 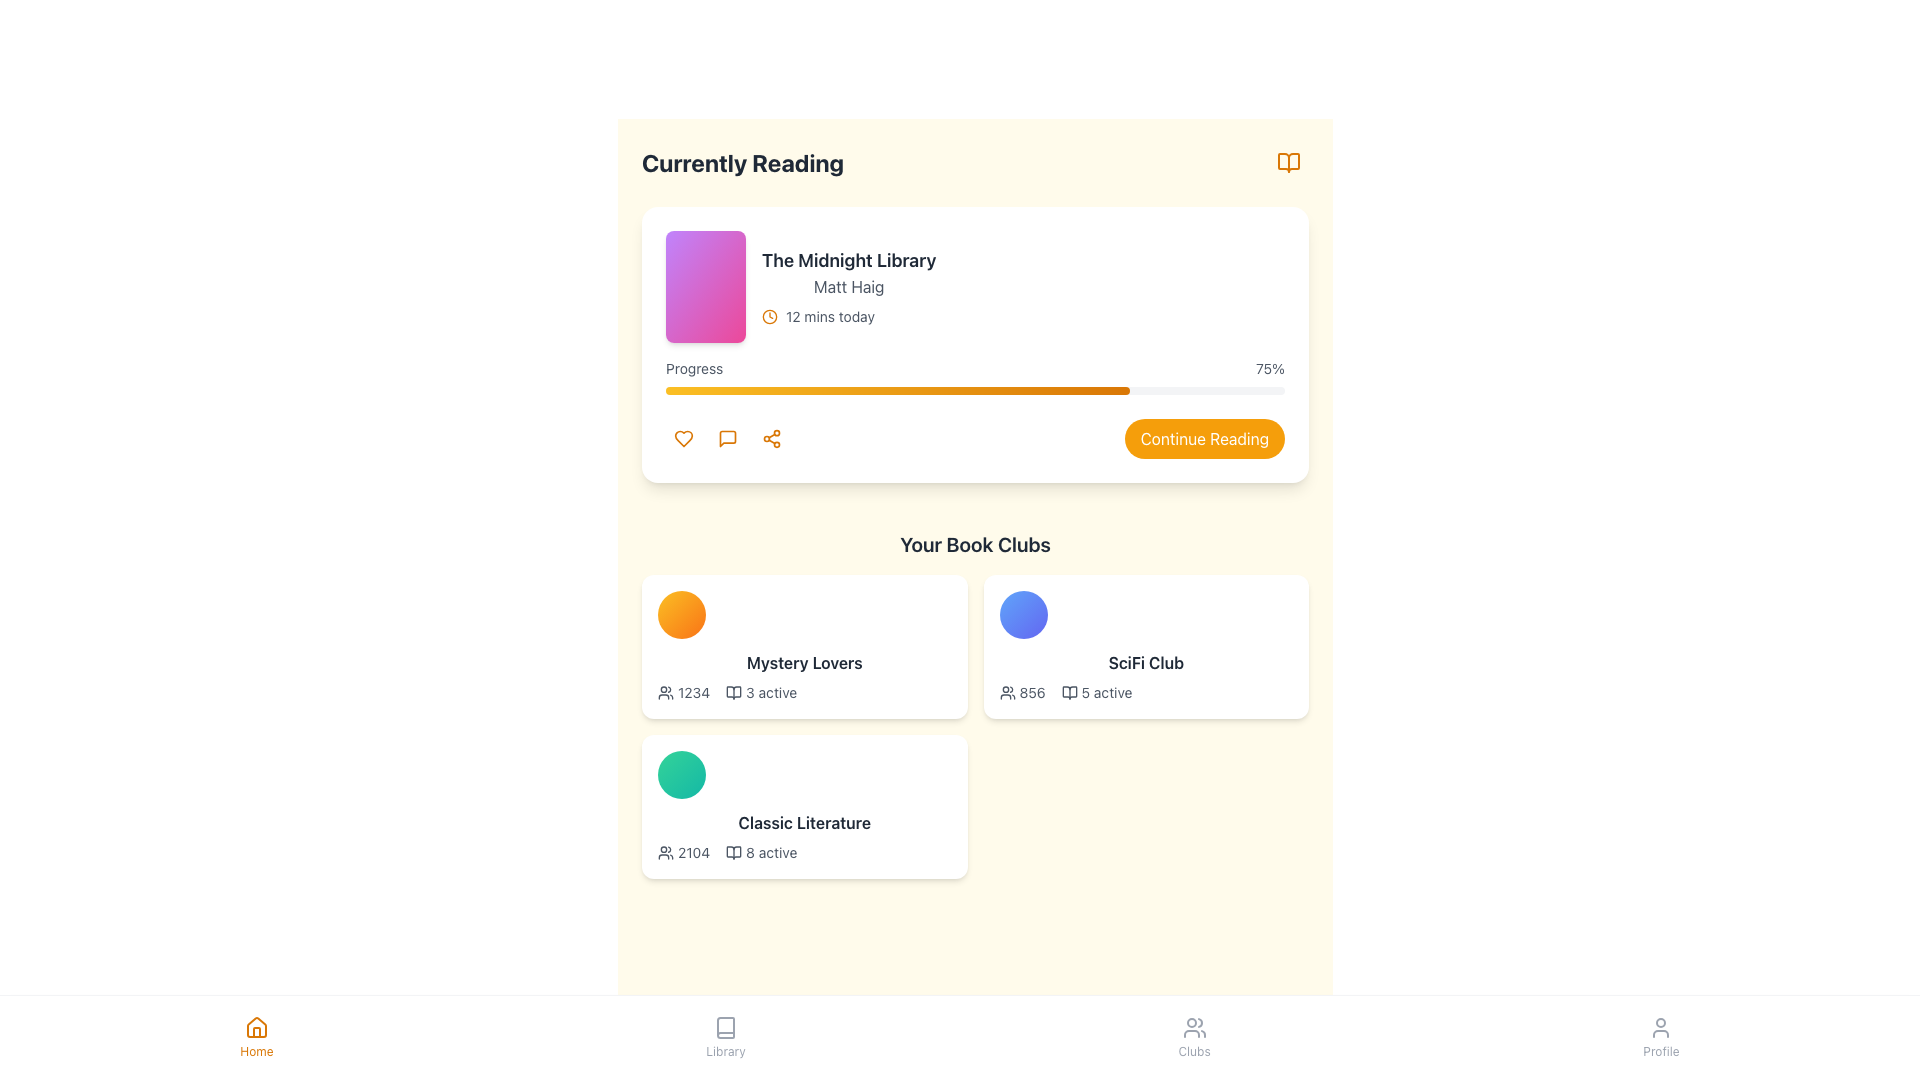 I want to click on the element that consists of an open book icon followed by the text '3 active' in a small gray font, located in the 'Your Book Clubs' section under the 'Mystery Lovers' card, so click(x=760, y=692).